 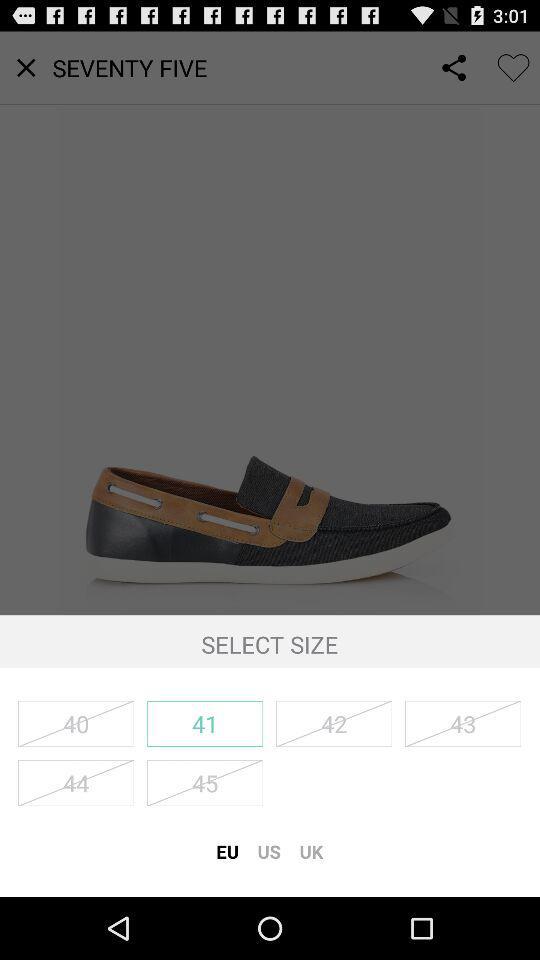 What do you see at coordinates (269, 850) in the screenshot?
I see `the icon to the right of eu icon` at bounding box center [269, 850].